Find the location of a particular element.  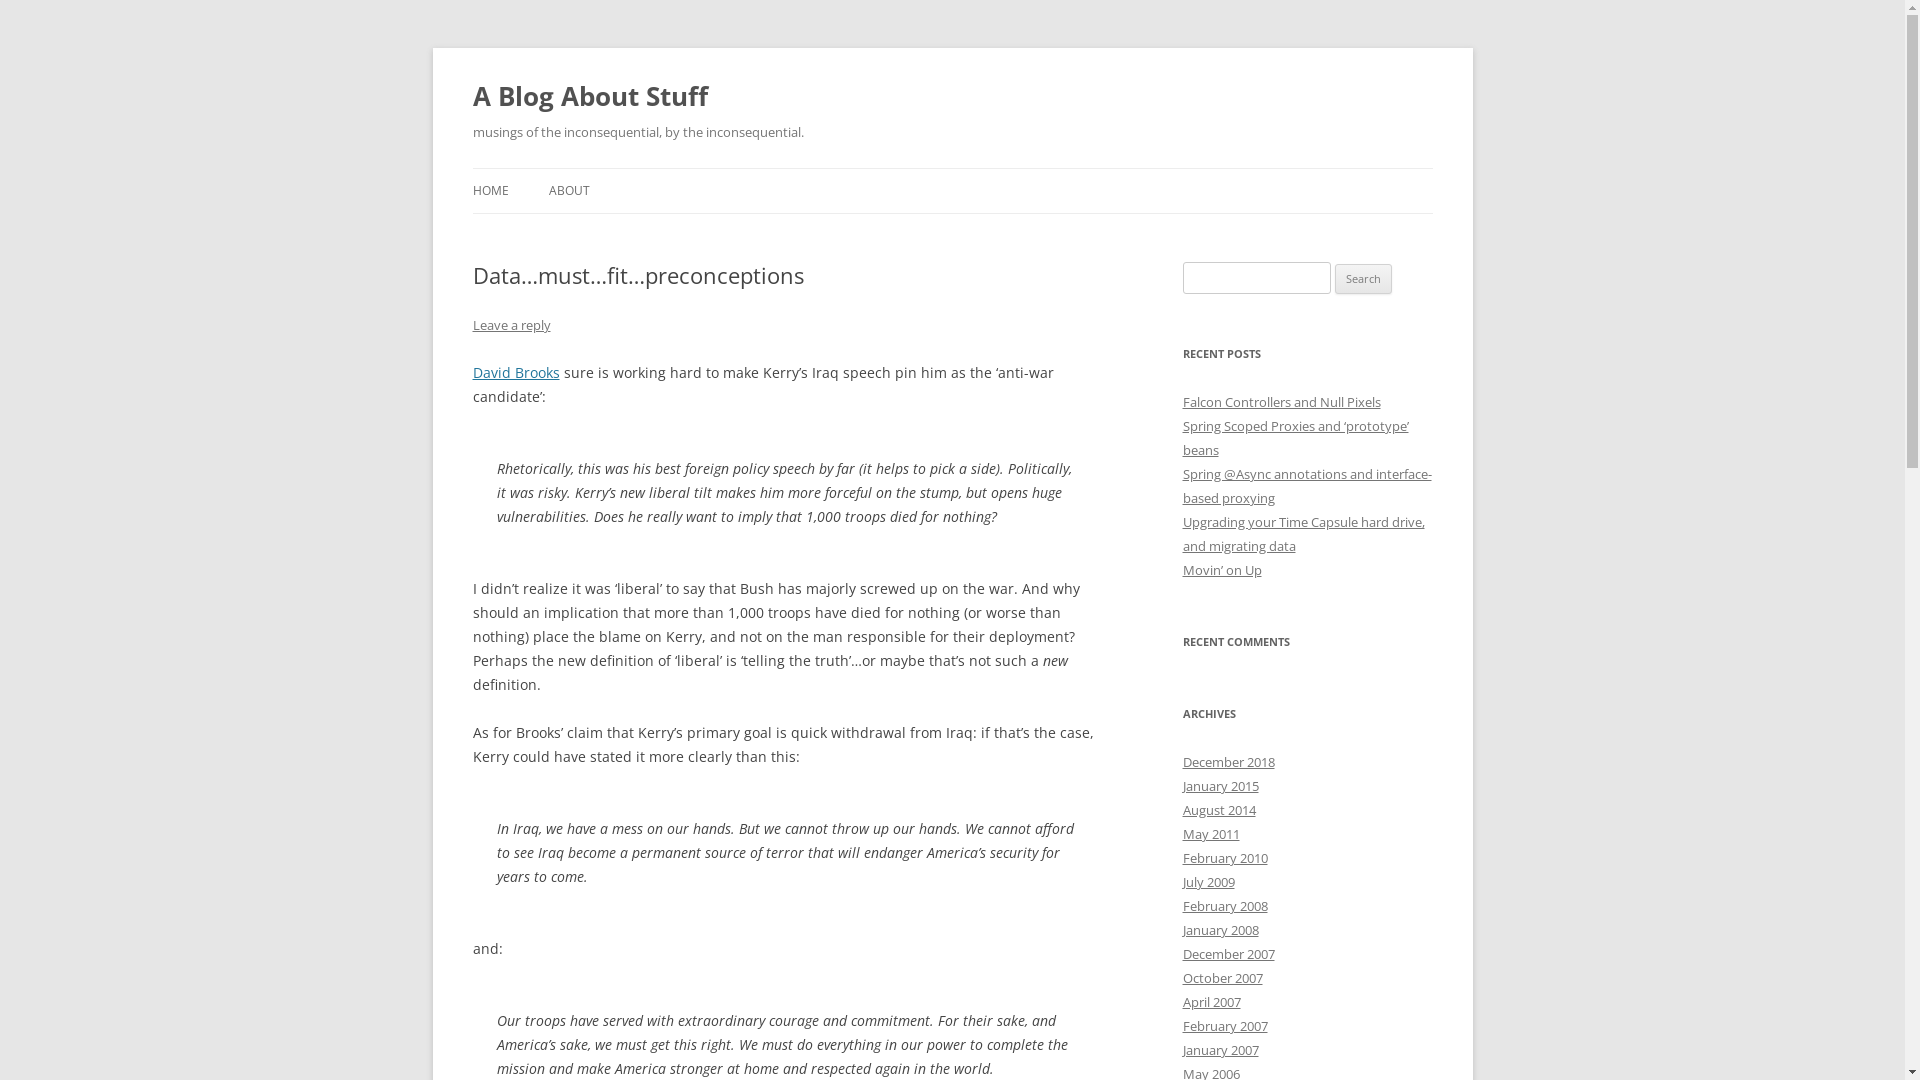

'A Blog About Stuff' is located at coordinates (588, 96).